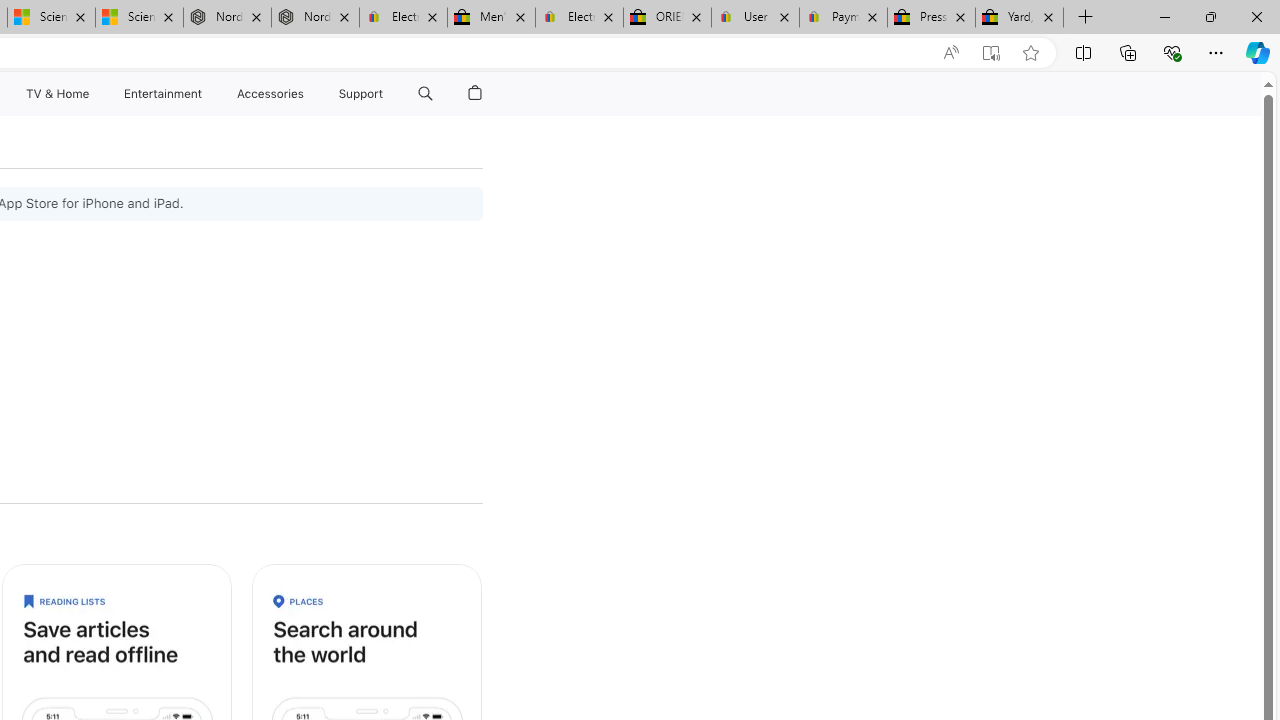 The height and width of the screenshot is (720, 1280). What do you see at coordinates (387, 93) in the screenshot?
I see `'Class: globalnav-submenu-trigger-item'` at bounding box center [387, 93].